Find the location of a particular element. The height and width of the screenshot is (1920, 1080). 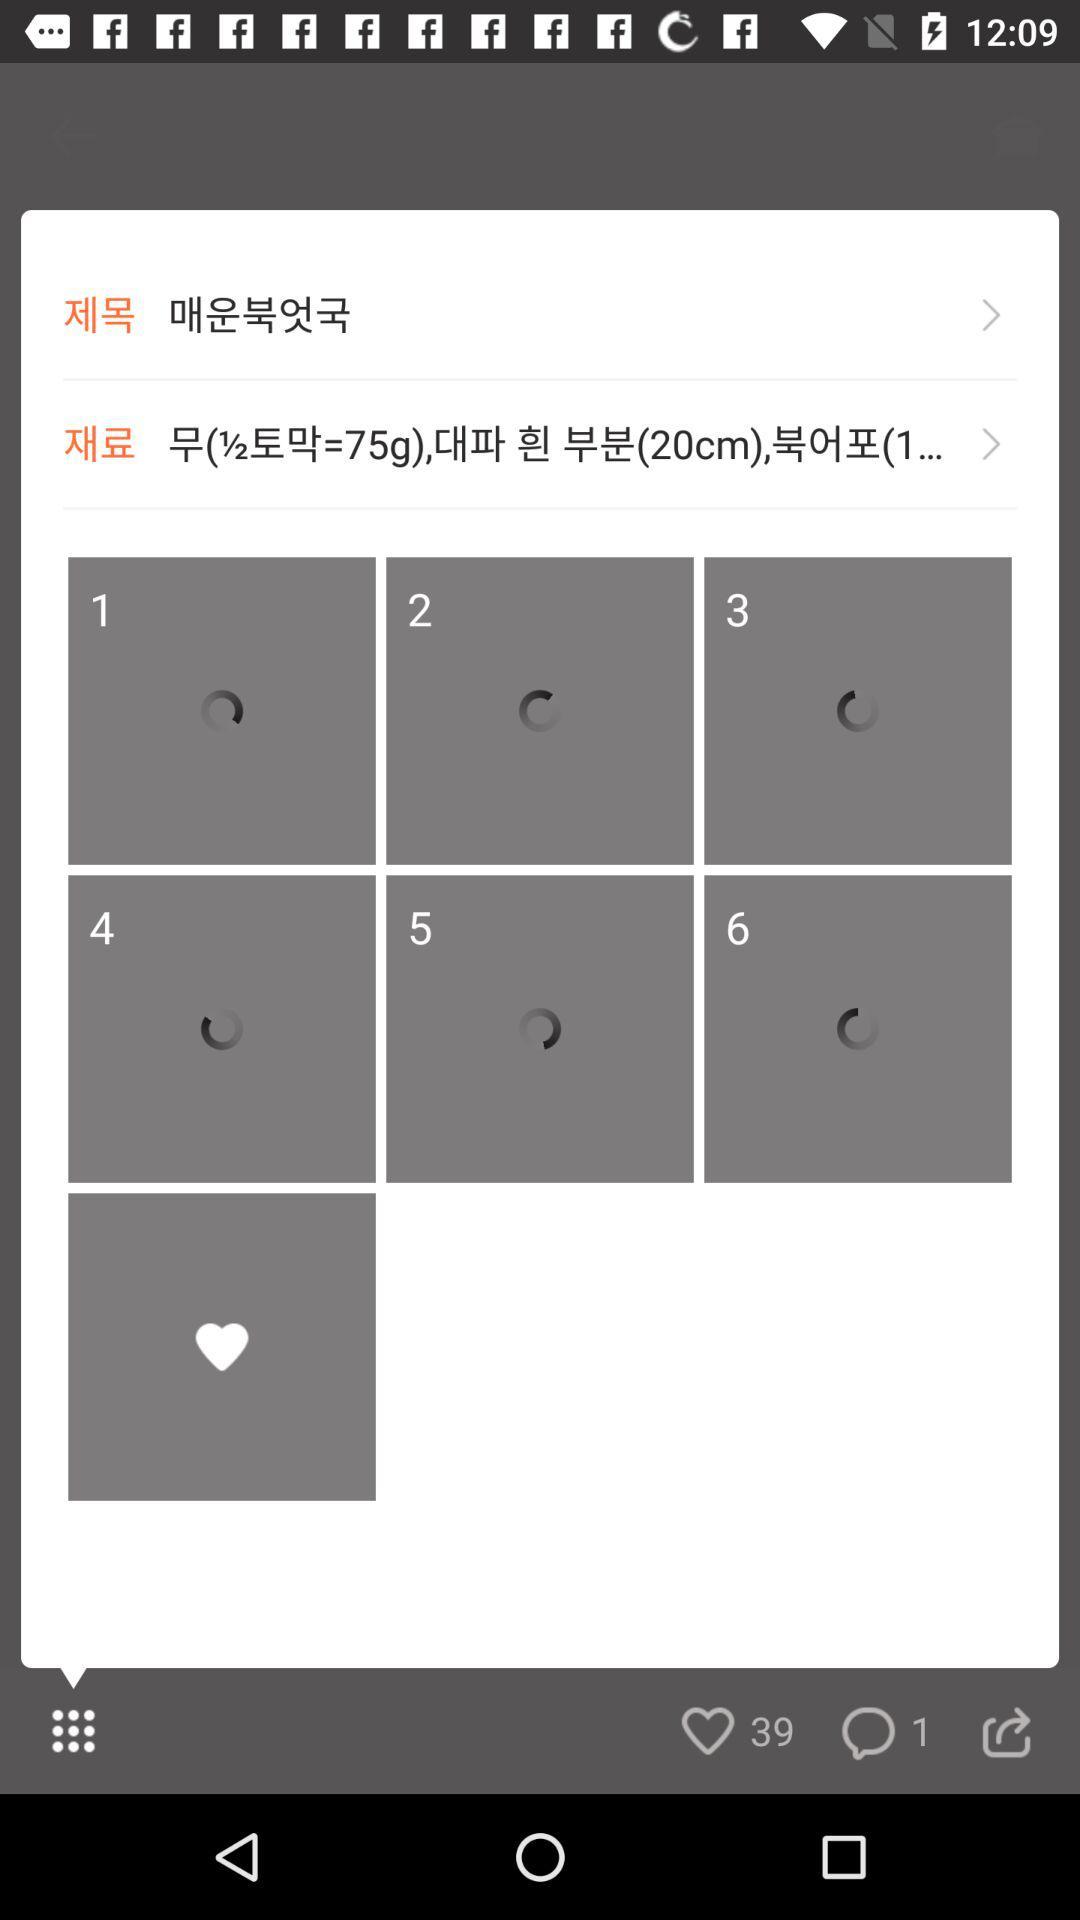

the dialpad icon is located at coordinates (72, 1730).